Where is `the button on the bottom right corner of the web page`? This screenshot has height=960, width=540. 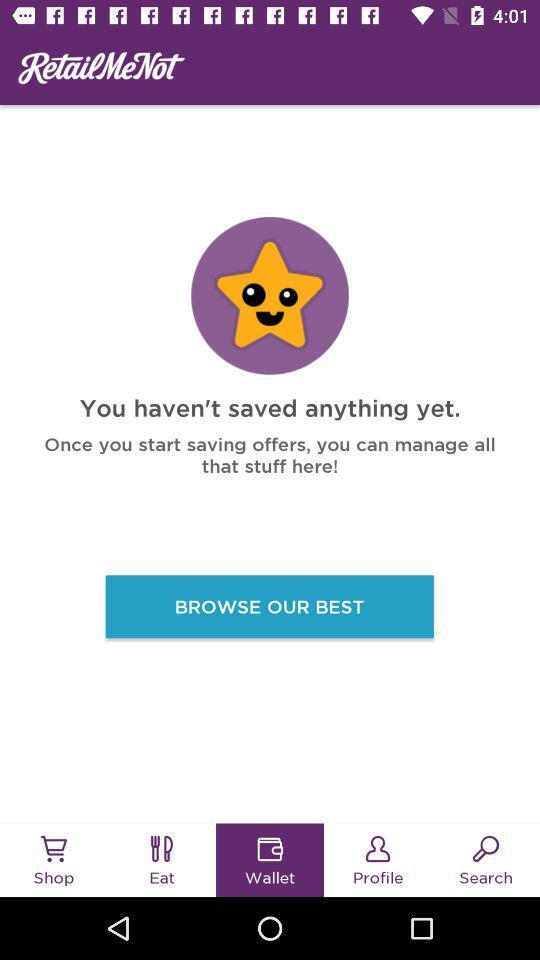
the button on the bottom right corner of the web page is located at coordinates (485, 859).